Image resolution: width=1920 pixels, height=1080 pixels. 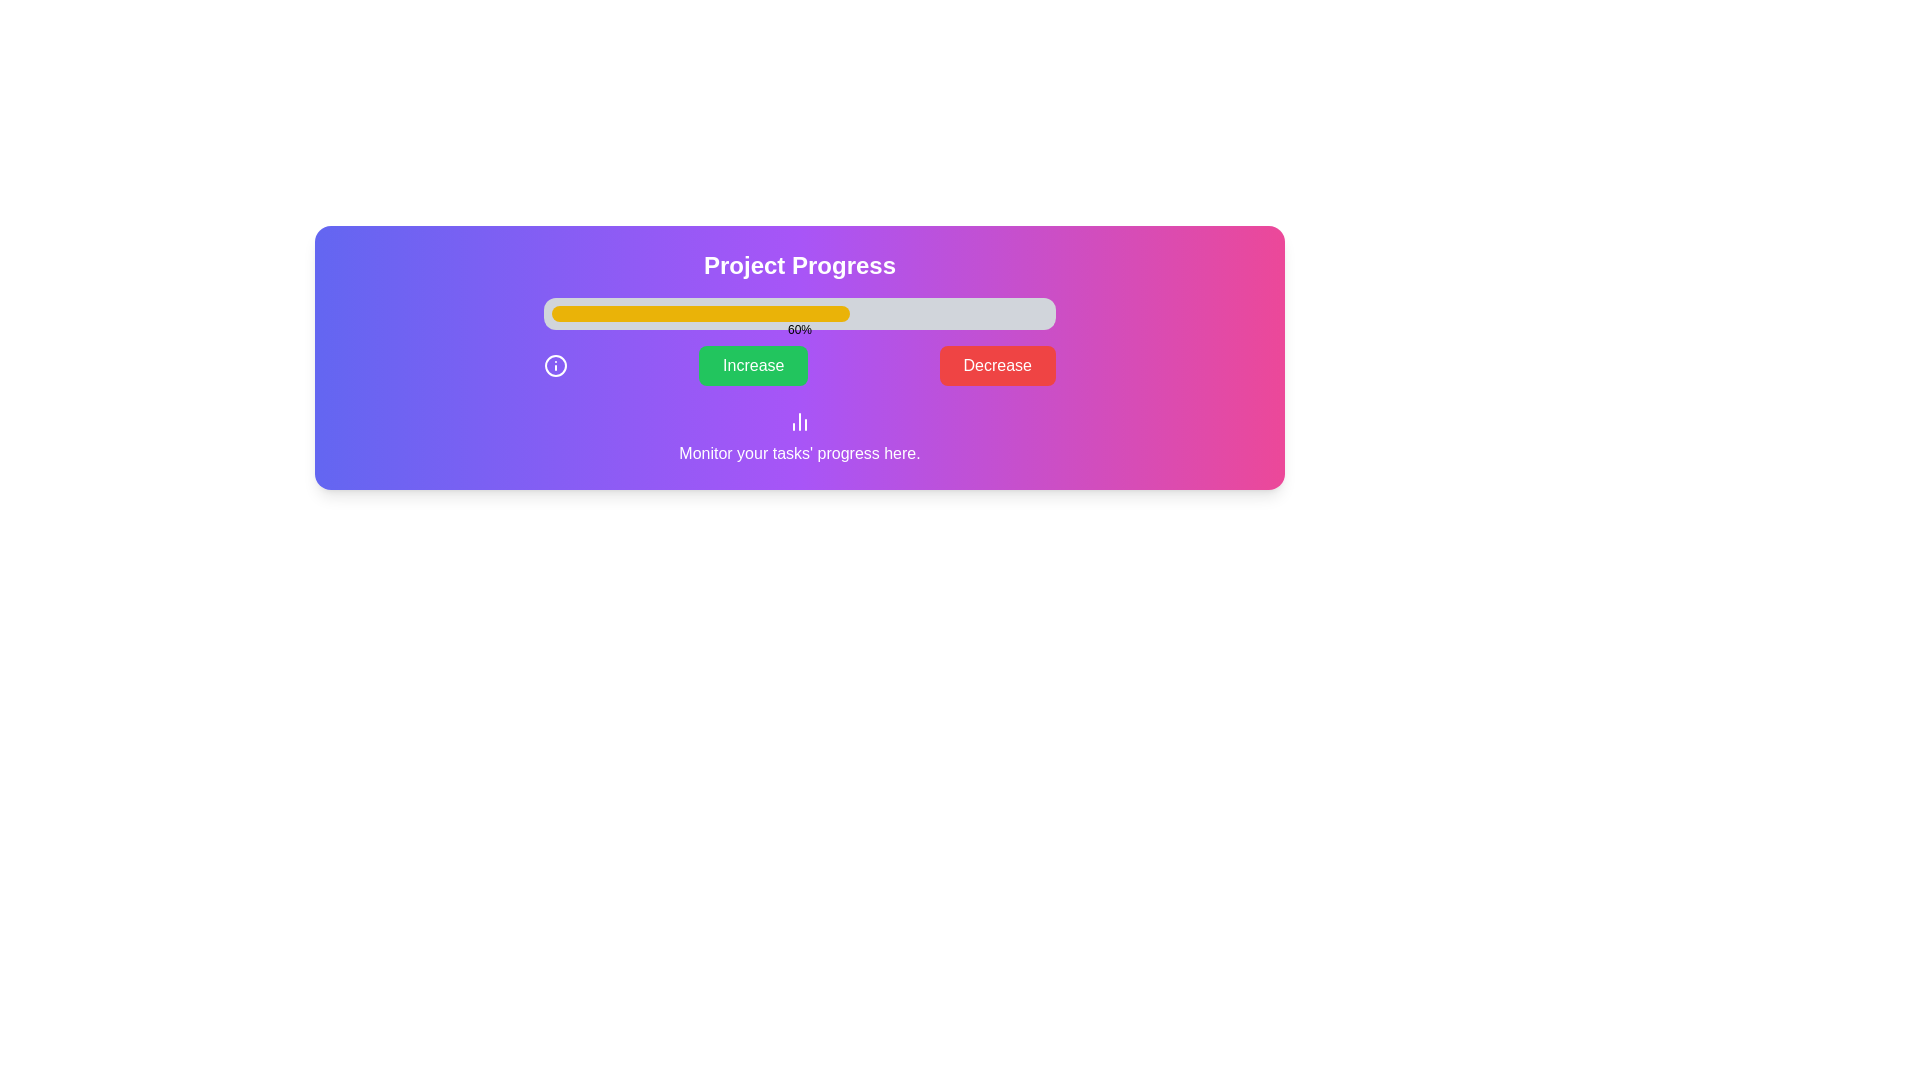 I want to click on the Interactive button group containing 'Increase' and 'Decrease' buttons, so click(x=800, y=366).